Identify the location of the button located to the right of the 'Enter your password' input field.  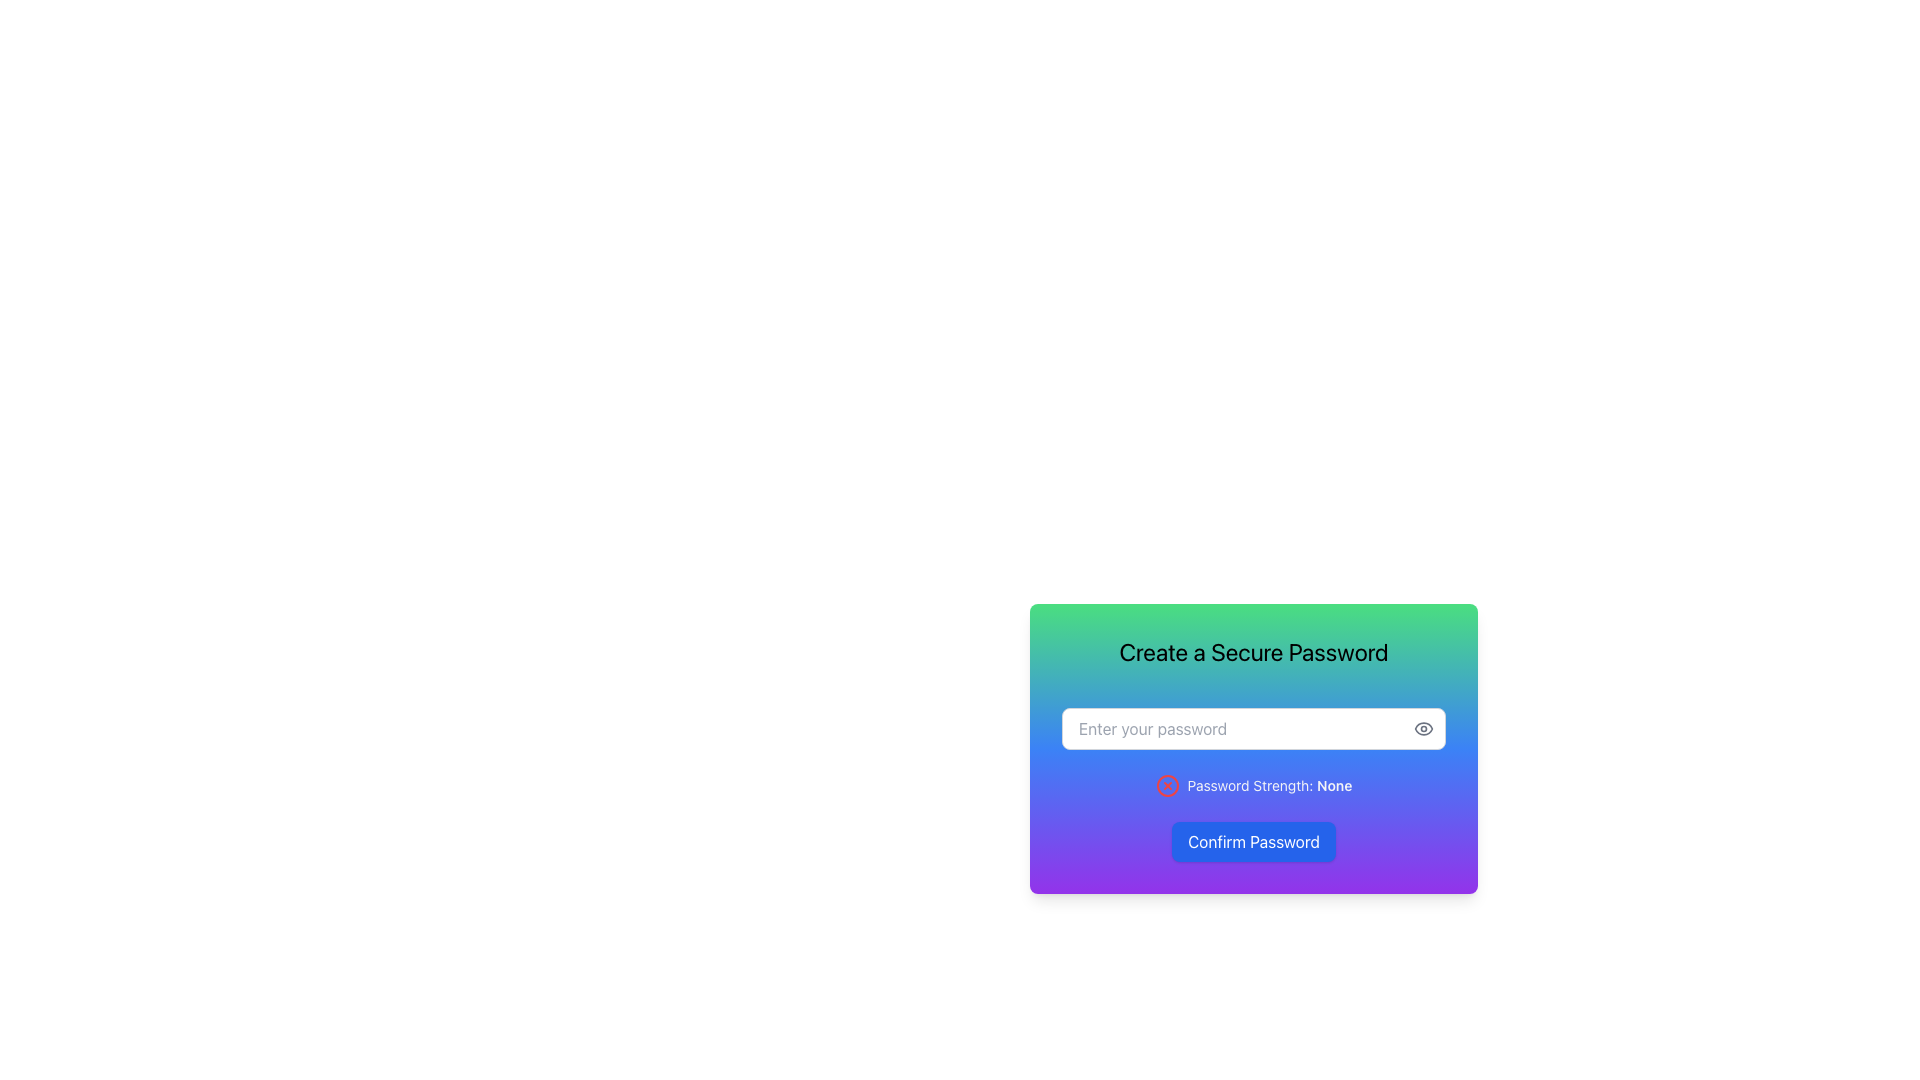
(1423, 729).